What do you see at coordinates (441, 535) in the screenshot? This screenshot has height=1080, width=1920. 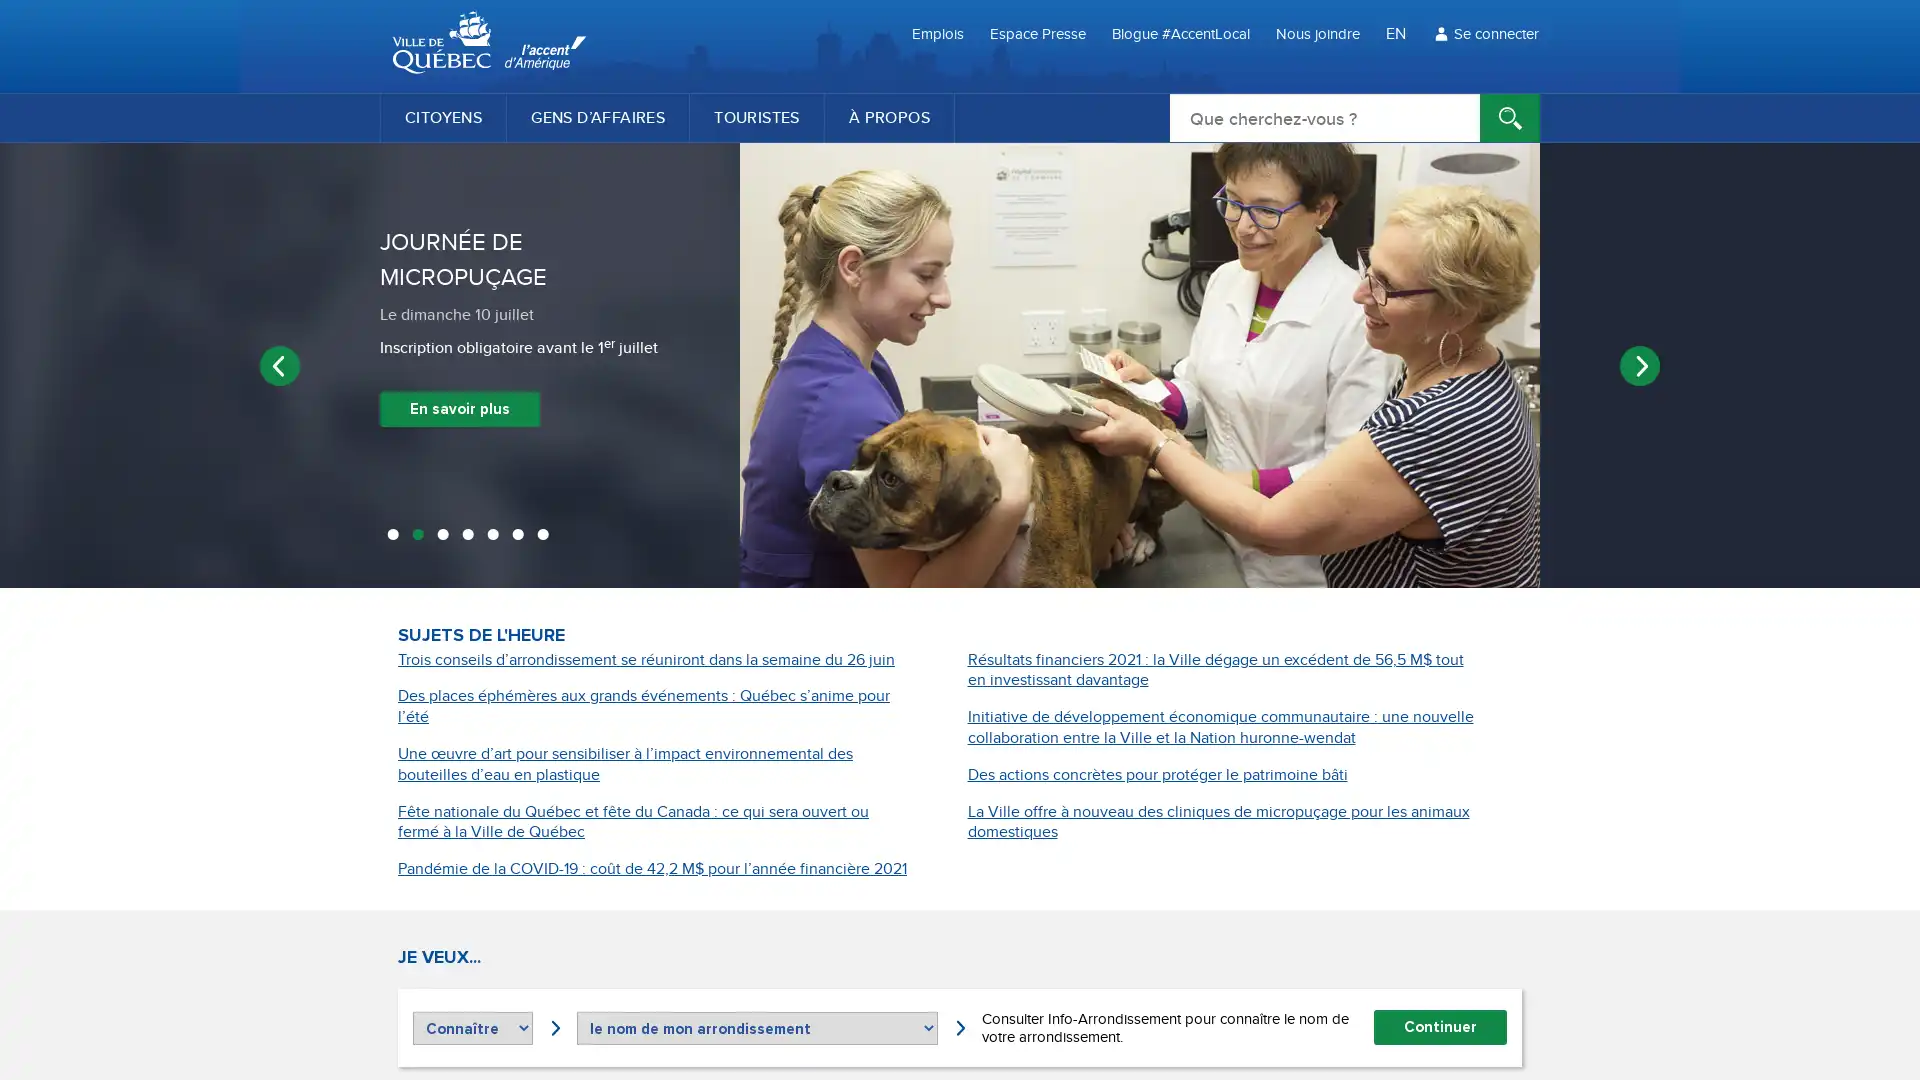 I see `Diapositive numero 3` at bounding box center [441, 535].